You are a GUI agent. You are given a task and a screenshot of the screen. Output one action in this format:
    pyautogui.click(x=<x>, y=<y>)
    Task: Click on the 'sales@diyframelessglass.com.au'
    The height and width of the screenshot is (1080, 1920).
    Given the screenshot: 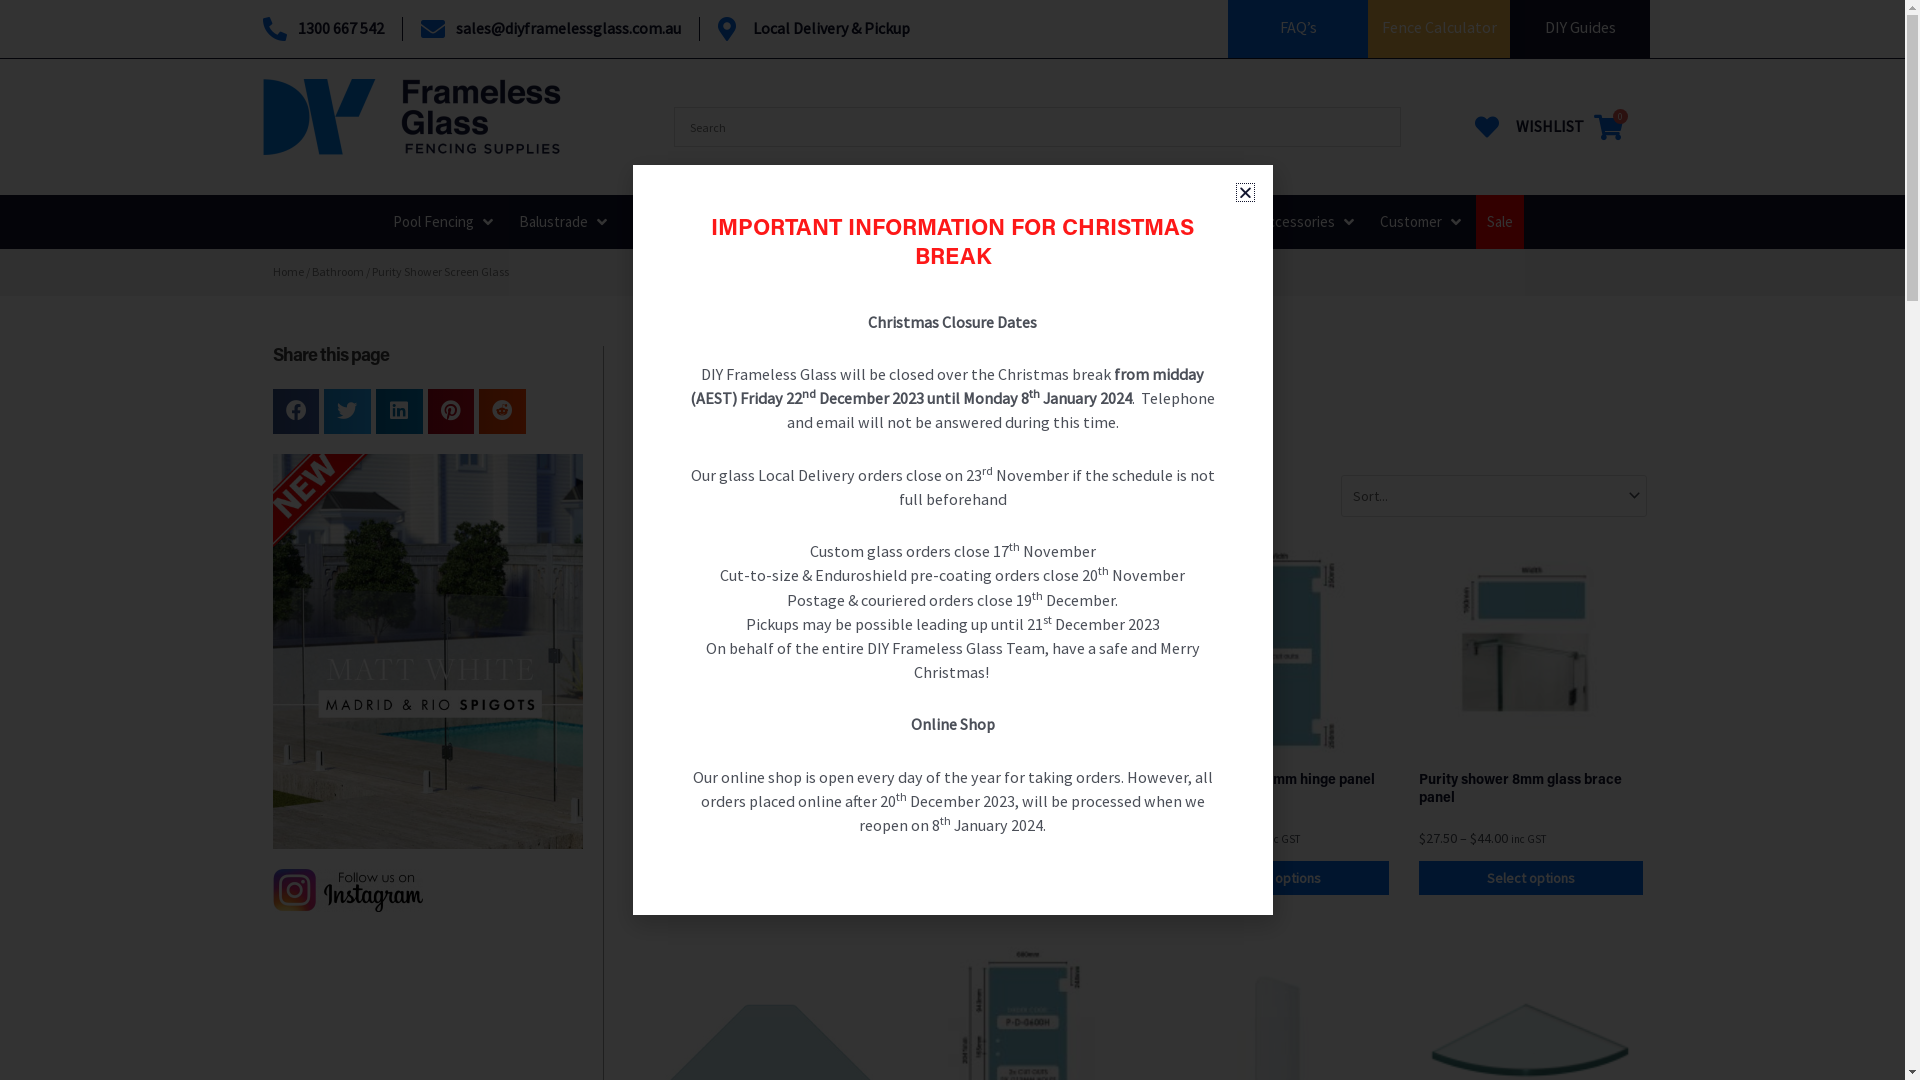 What is the action you would take?
    pyautogui.click(x=419, y=29)
    